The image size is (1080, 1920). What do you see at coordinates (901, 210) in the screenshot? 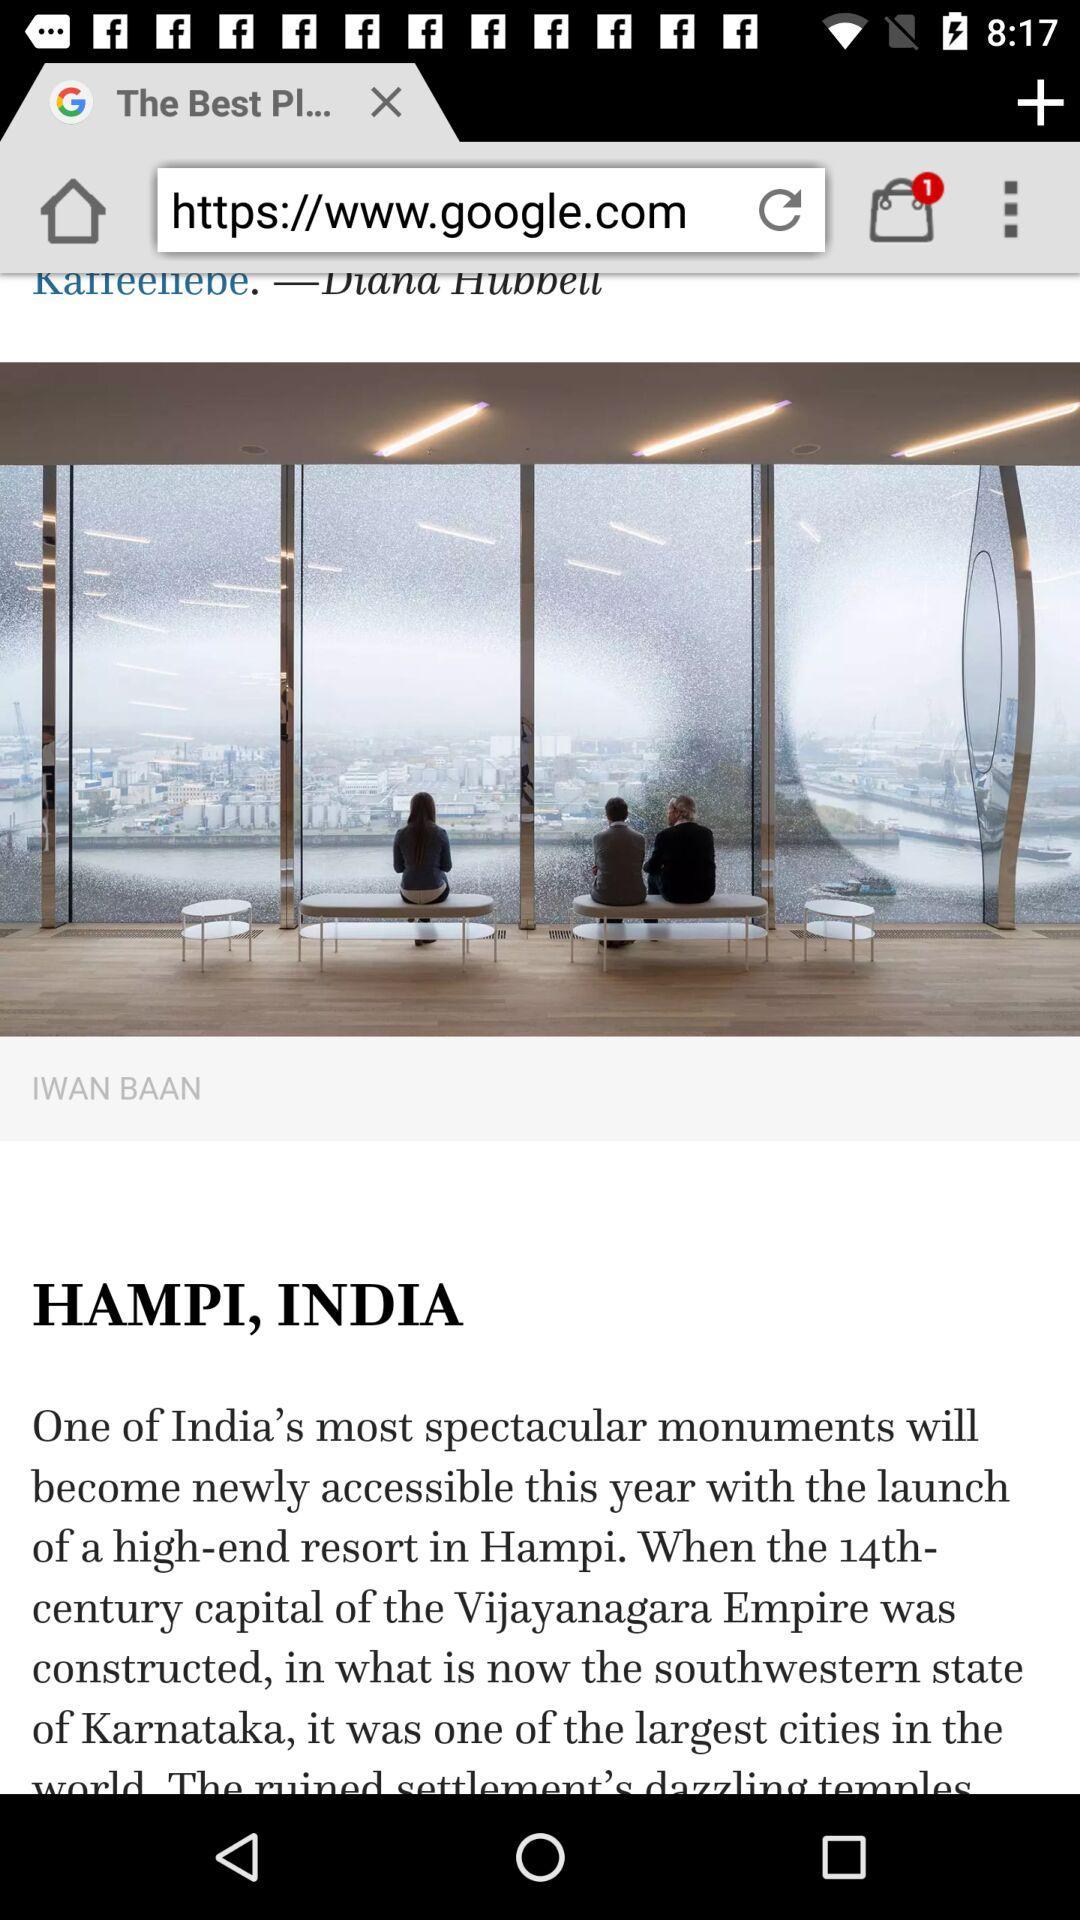
I see `shopping bag` at bounding box center [901, 210].